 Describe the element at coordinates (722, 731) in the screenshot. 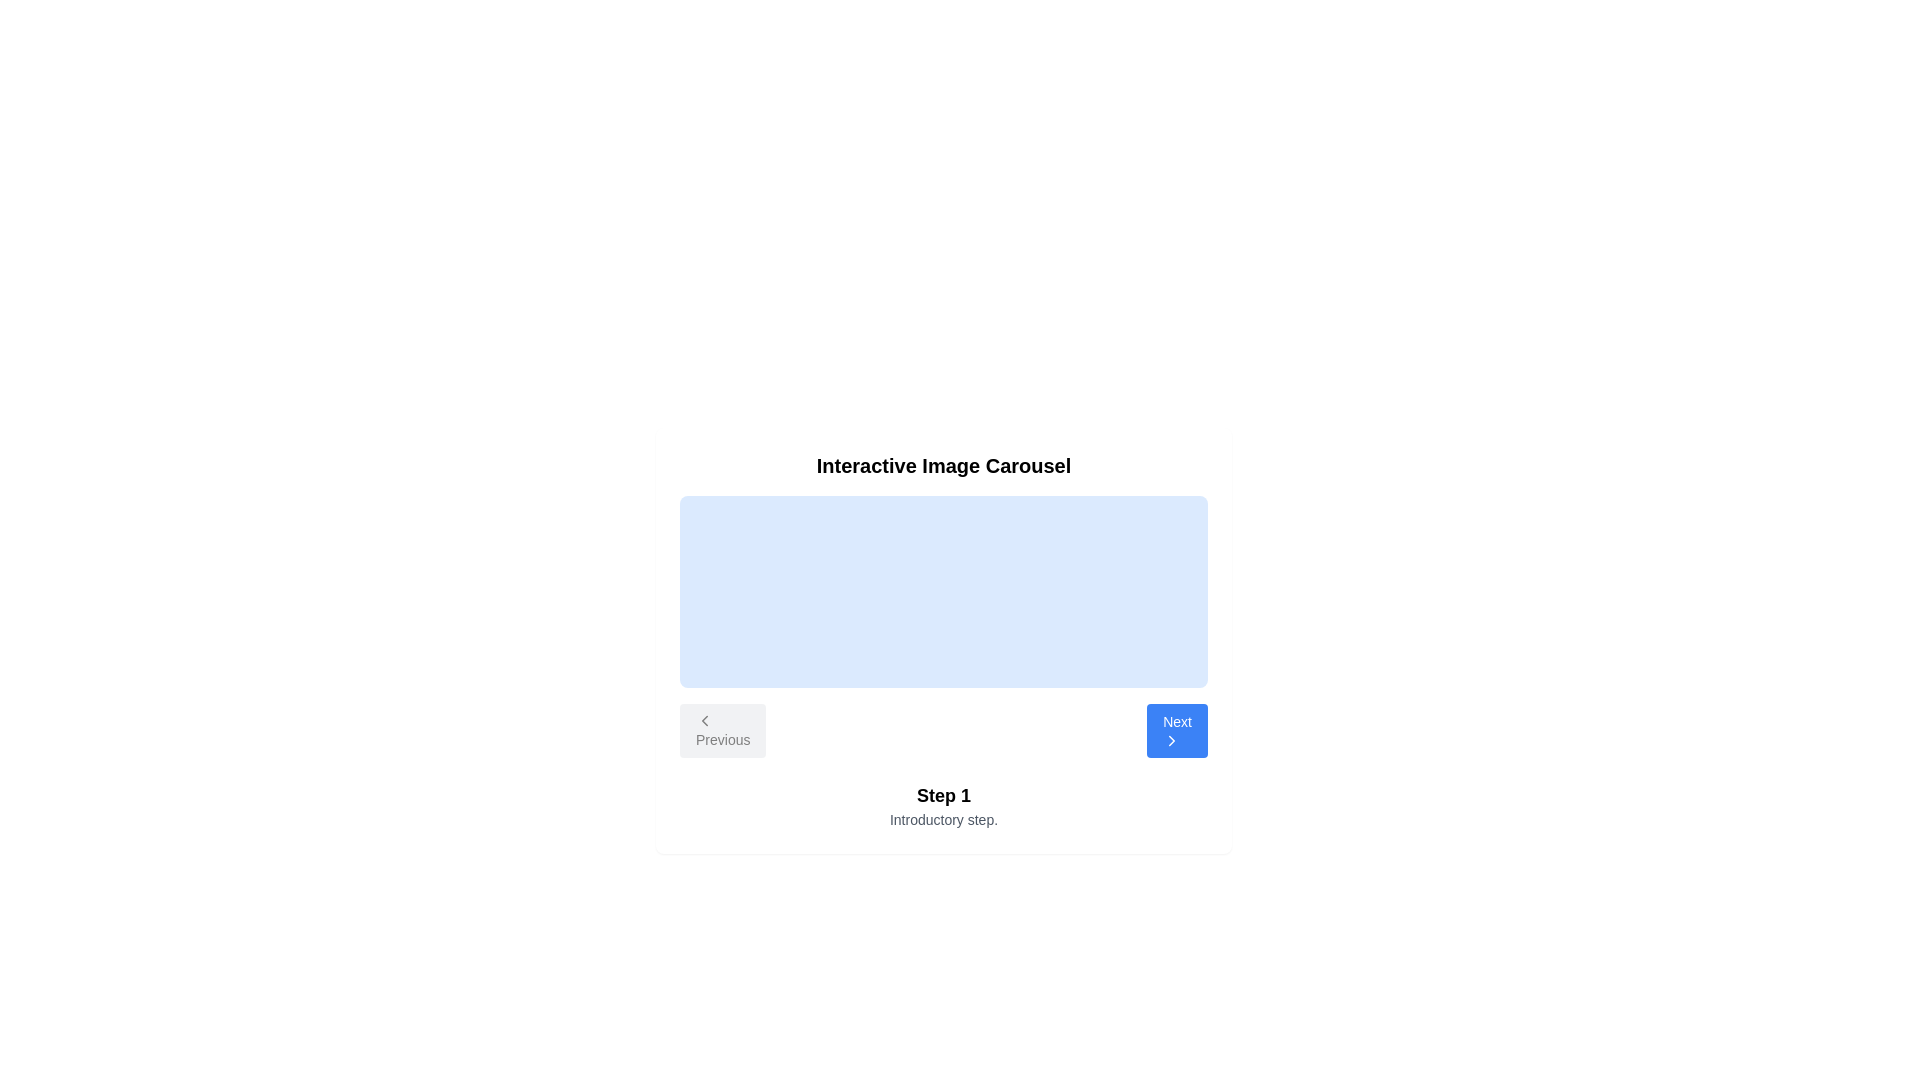

I see `the 'Previous' button, which is a light gray button with rounded corners located in the bottom left corner of the interface` at that location.